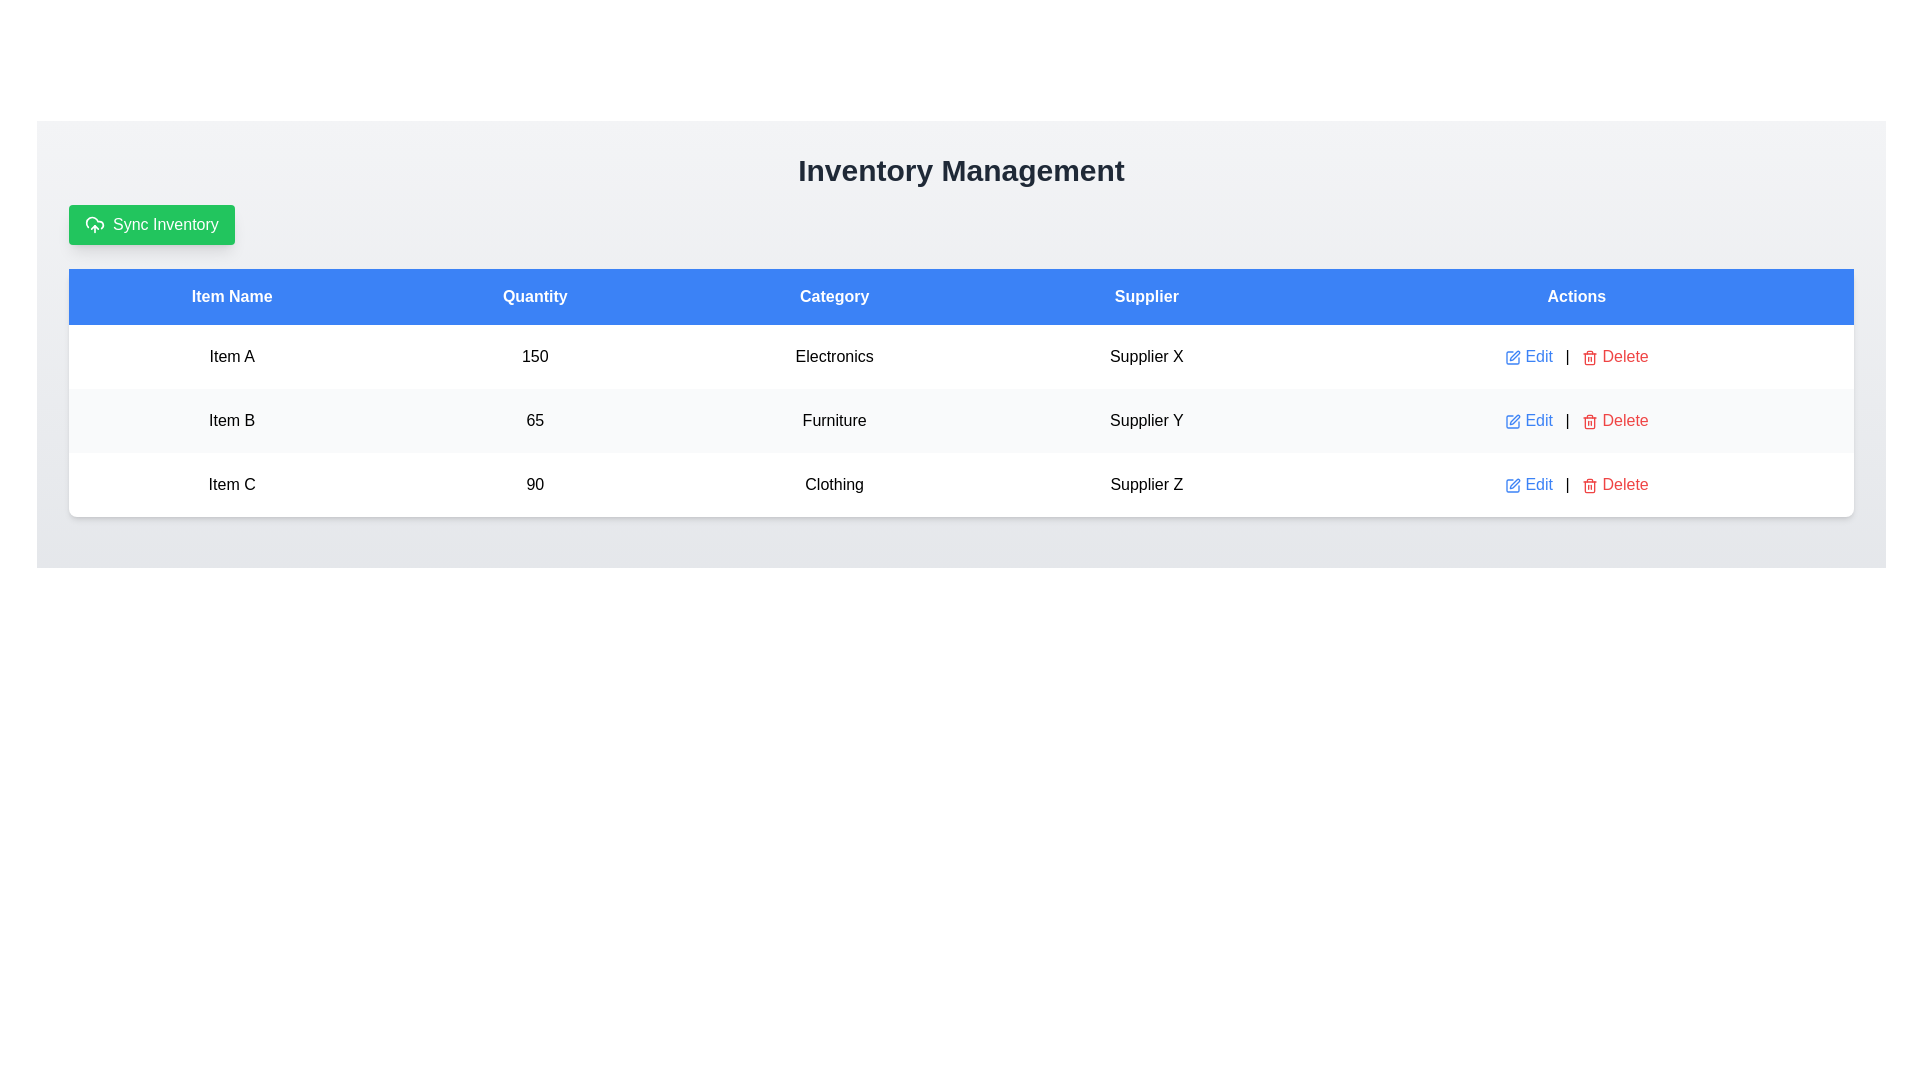 The height and width of the screenshot is (1080, 1920). What do you see at coordinates (232, 419) in the screenshot?
I see `the text label displaying 'Item B' in the first cell of the second row under the 'Item Name' column` at bounding box center [232, 419].